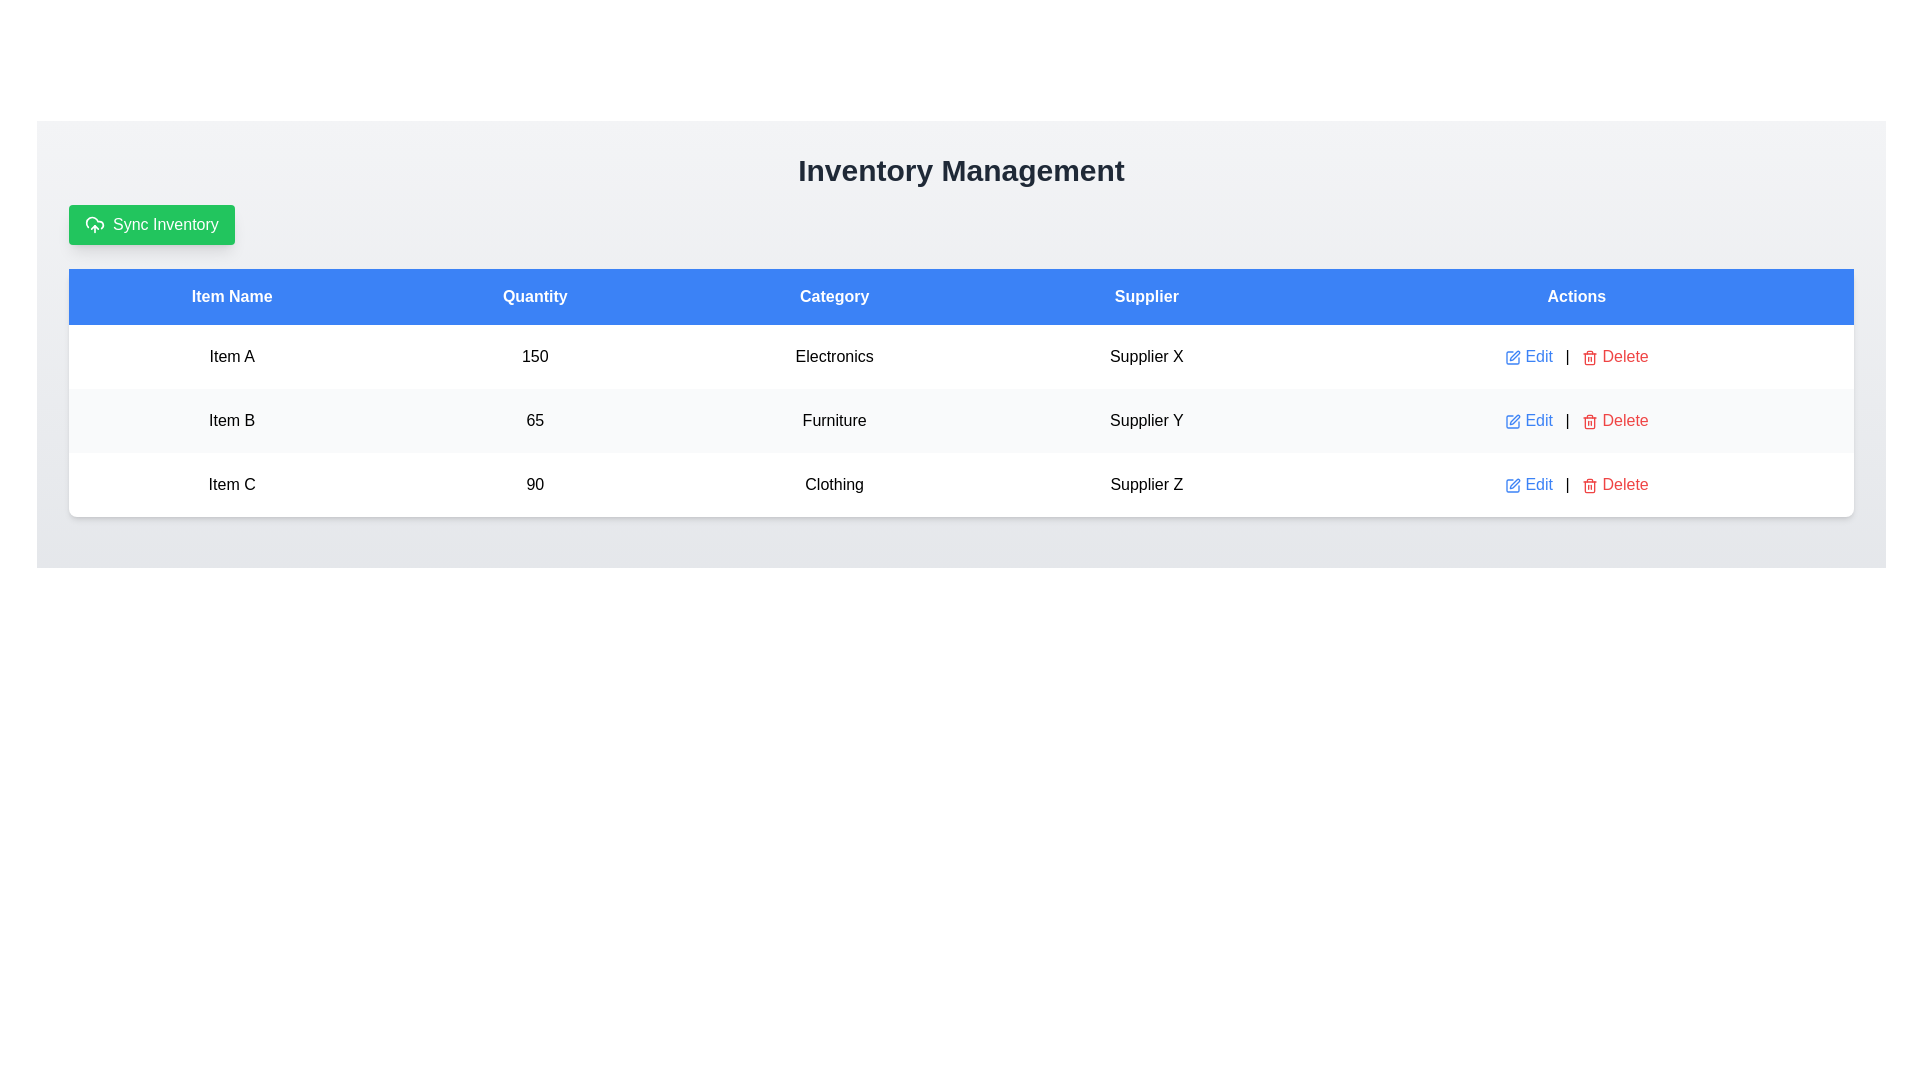 The height and width of the screenshot is (1080, 1920). What do you see at coordinates (232, 419) in the screenshot?
I see `the text label displaying 'Item B' in the first cell of the second row under the 'Item Name' column` at bounding box center [232, 419].